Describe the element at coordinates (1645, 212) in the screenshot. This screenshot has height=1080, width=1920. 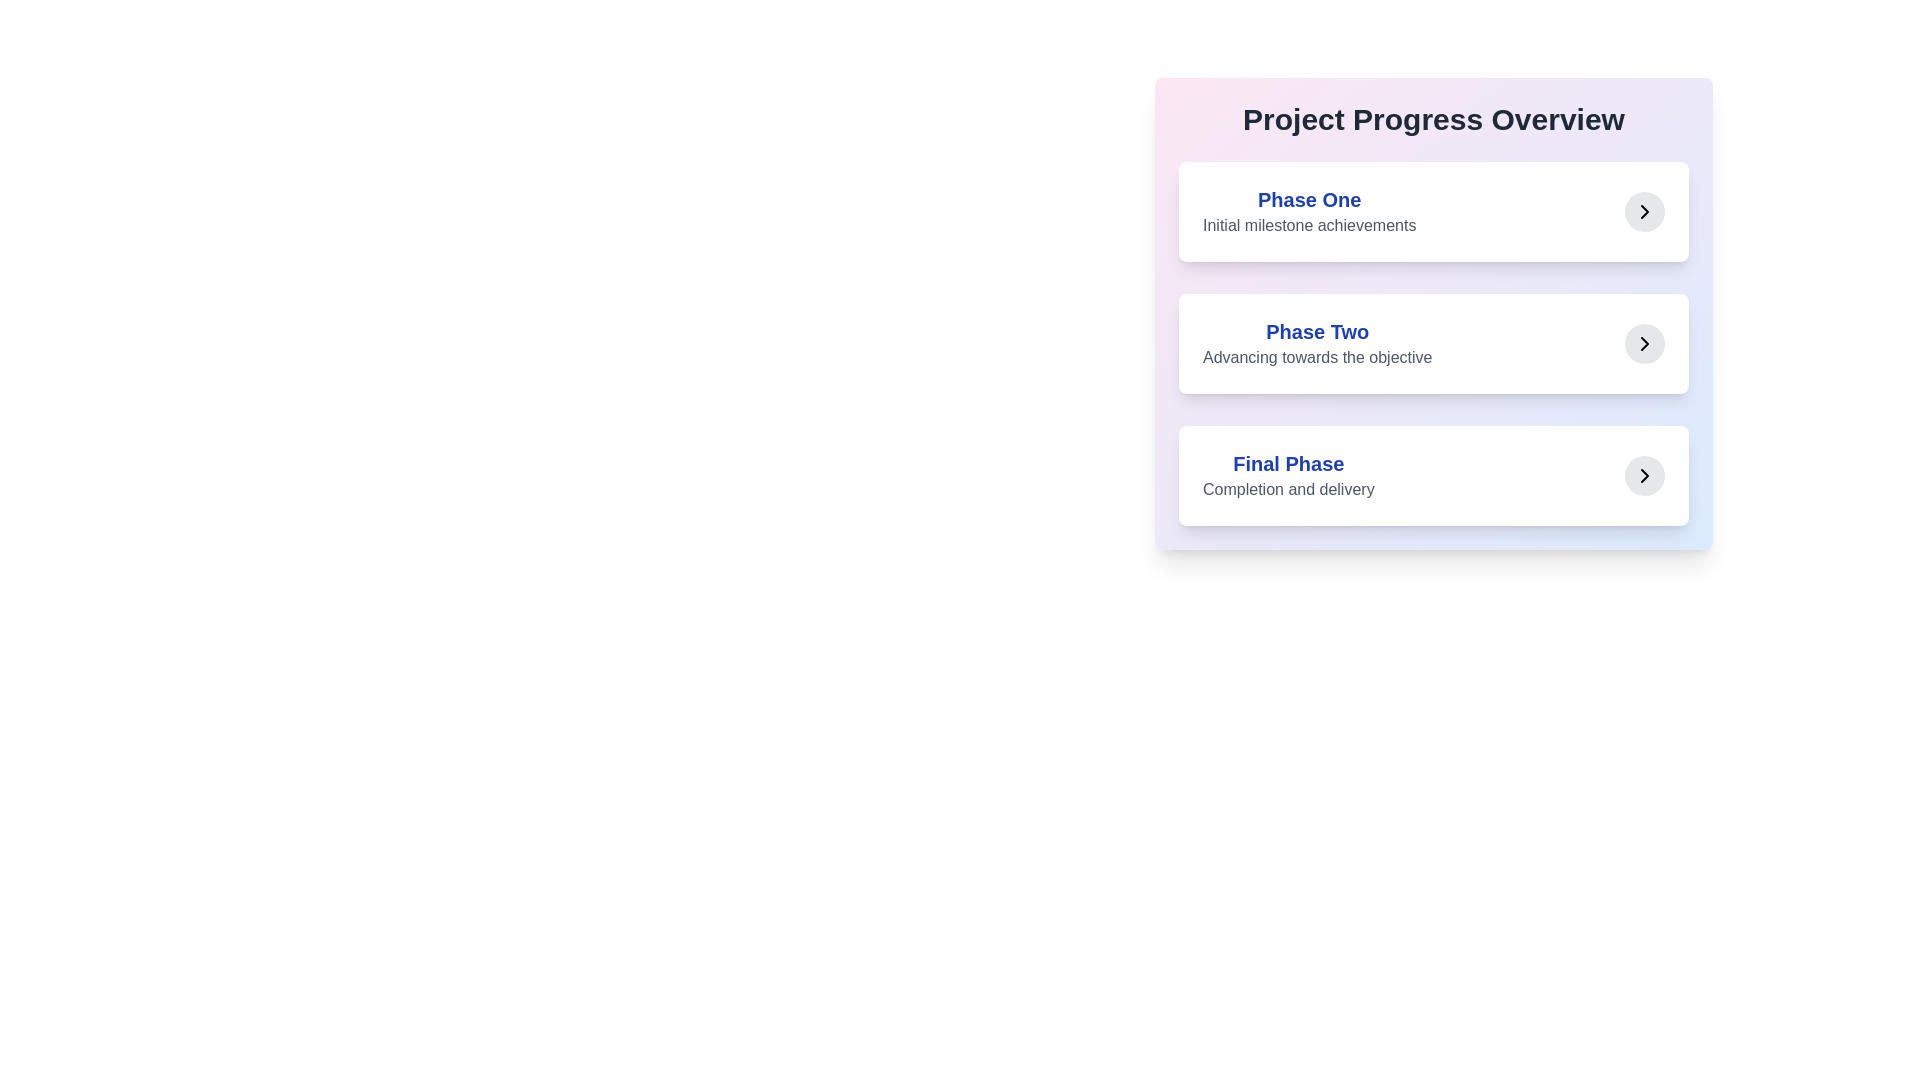
I see `the forward navigation icon located to the right of the 'Phase One' title in the vertical list of phases` at that location.